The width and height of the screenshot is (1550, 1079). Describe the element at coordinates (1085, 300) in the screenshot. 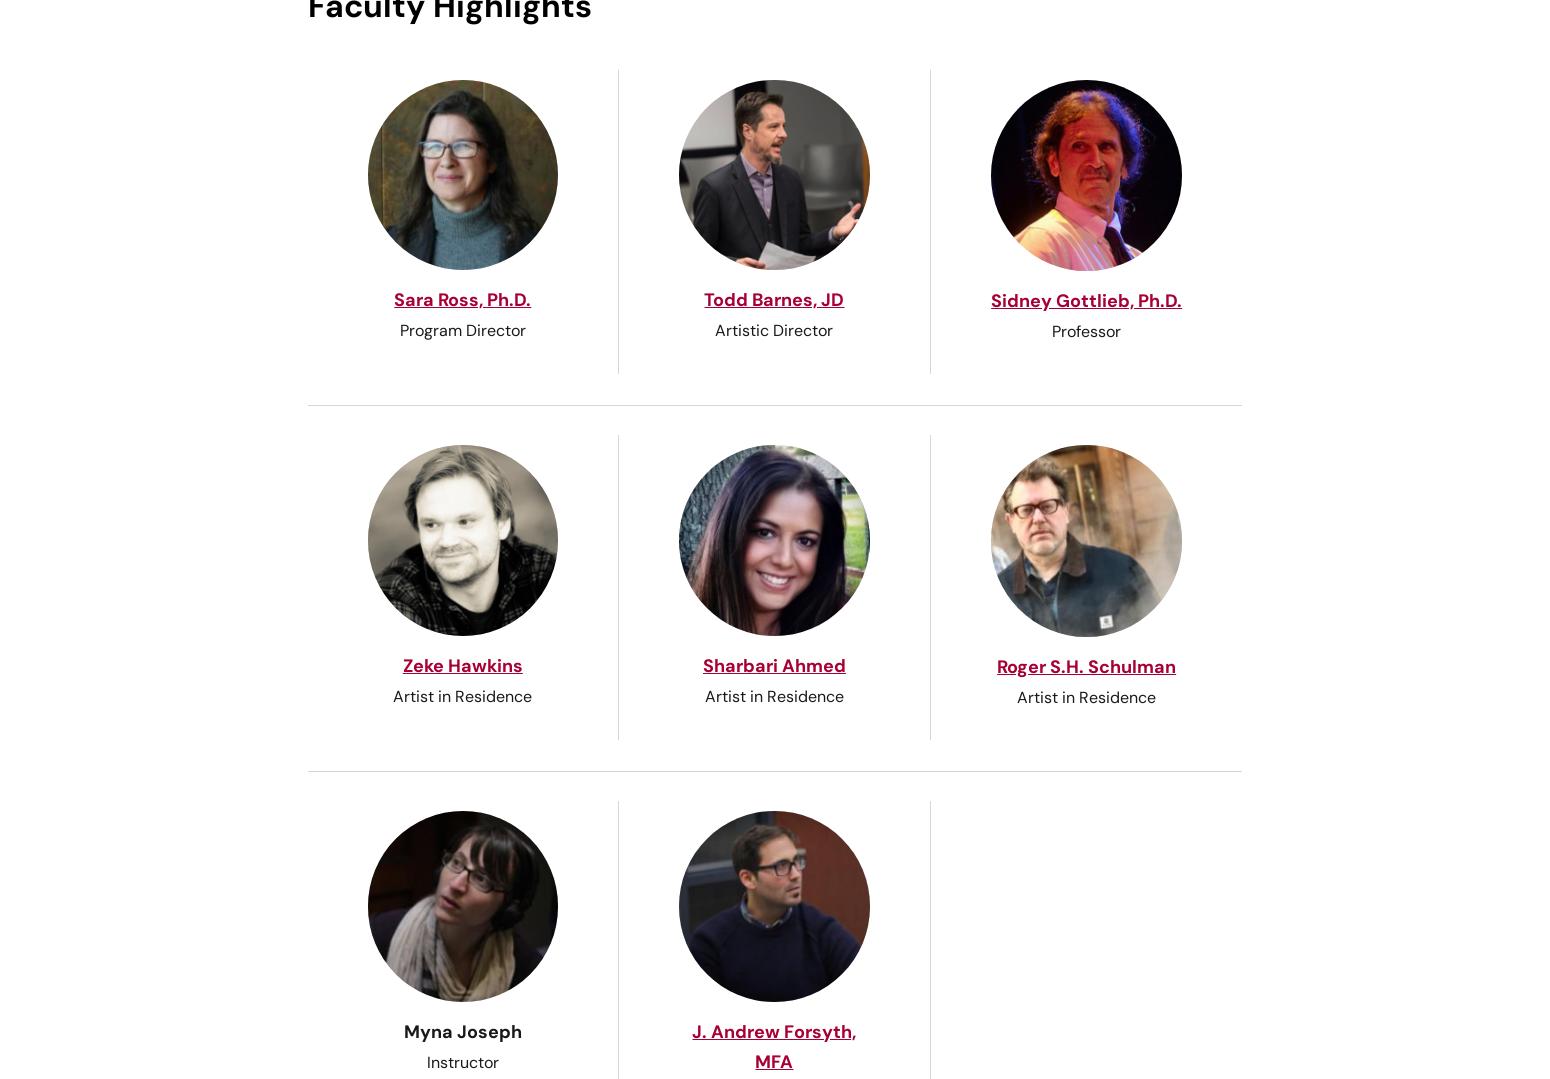

I see `'Sidney Gottlieb, Ph.D.'` at that location.